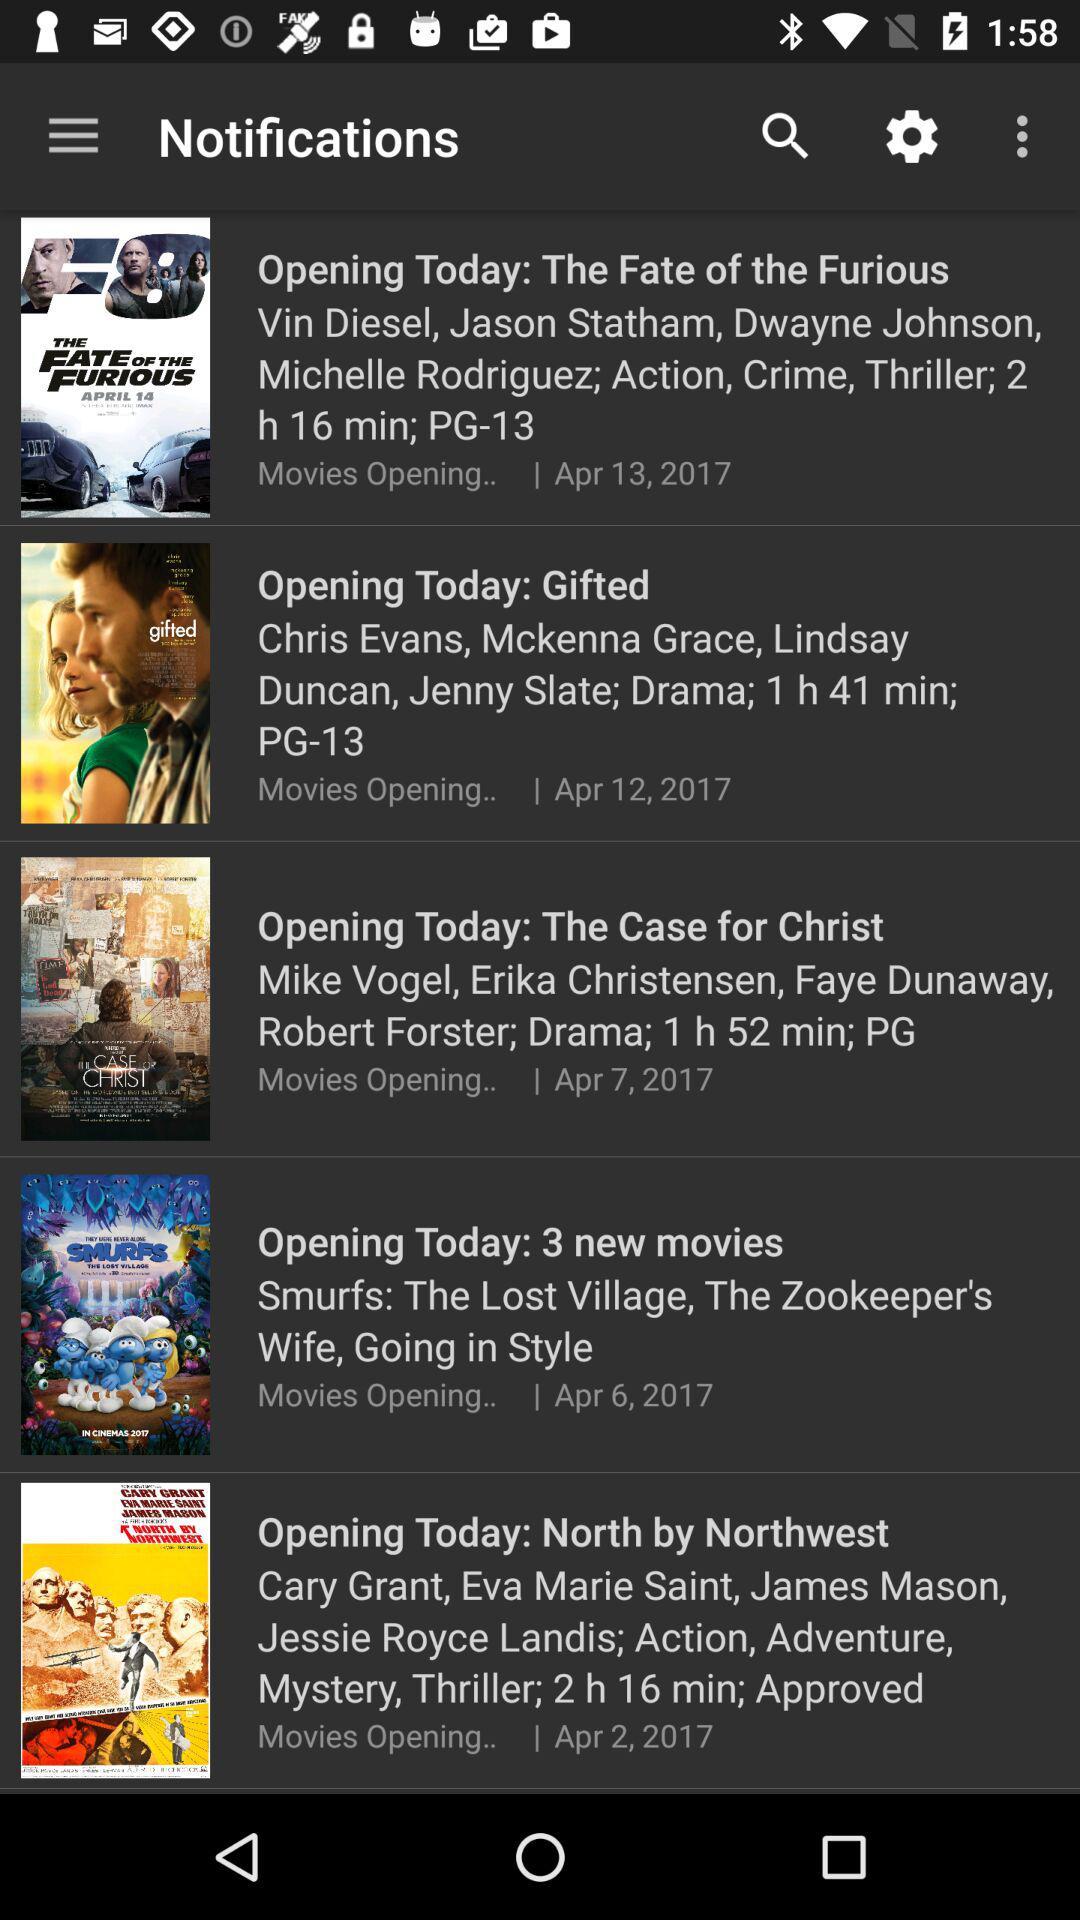 The height and width of the screenshot is (1920, 1080). Describe the element at coordinates (535, 1077) in the screenshot. I see `the icon to the left of the apr 7, 2017` at that location.